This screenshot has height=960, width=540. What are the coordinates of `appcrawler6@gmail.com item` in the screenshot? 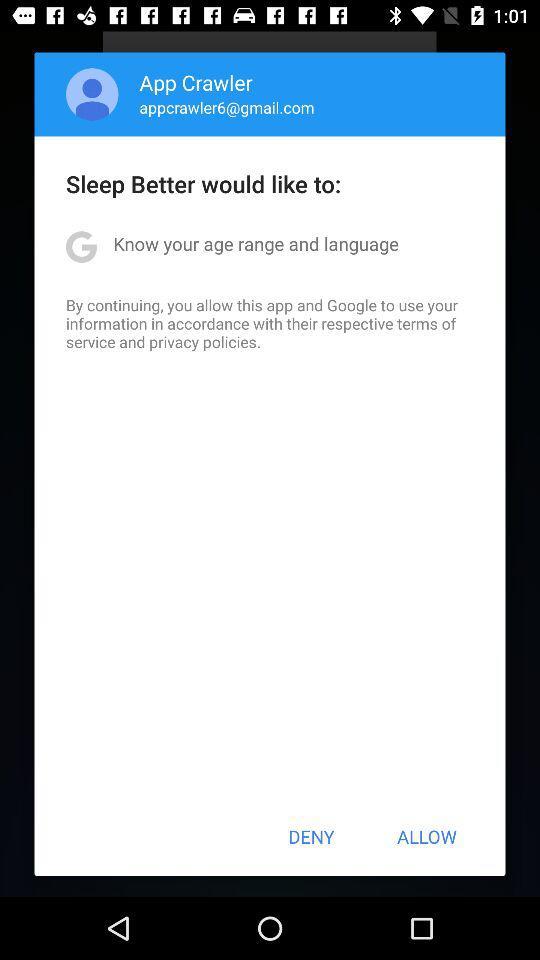 It's located at (226, 107).